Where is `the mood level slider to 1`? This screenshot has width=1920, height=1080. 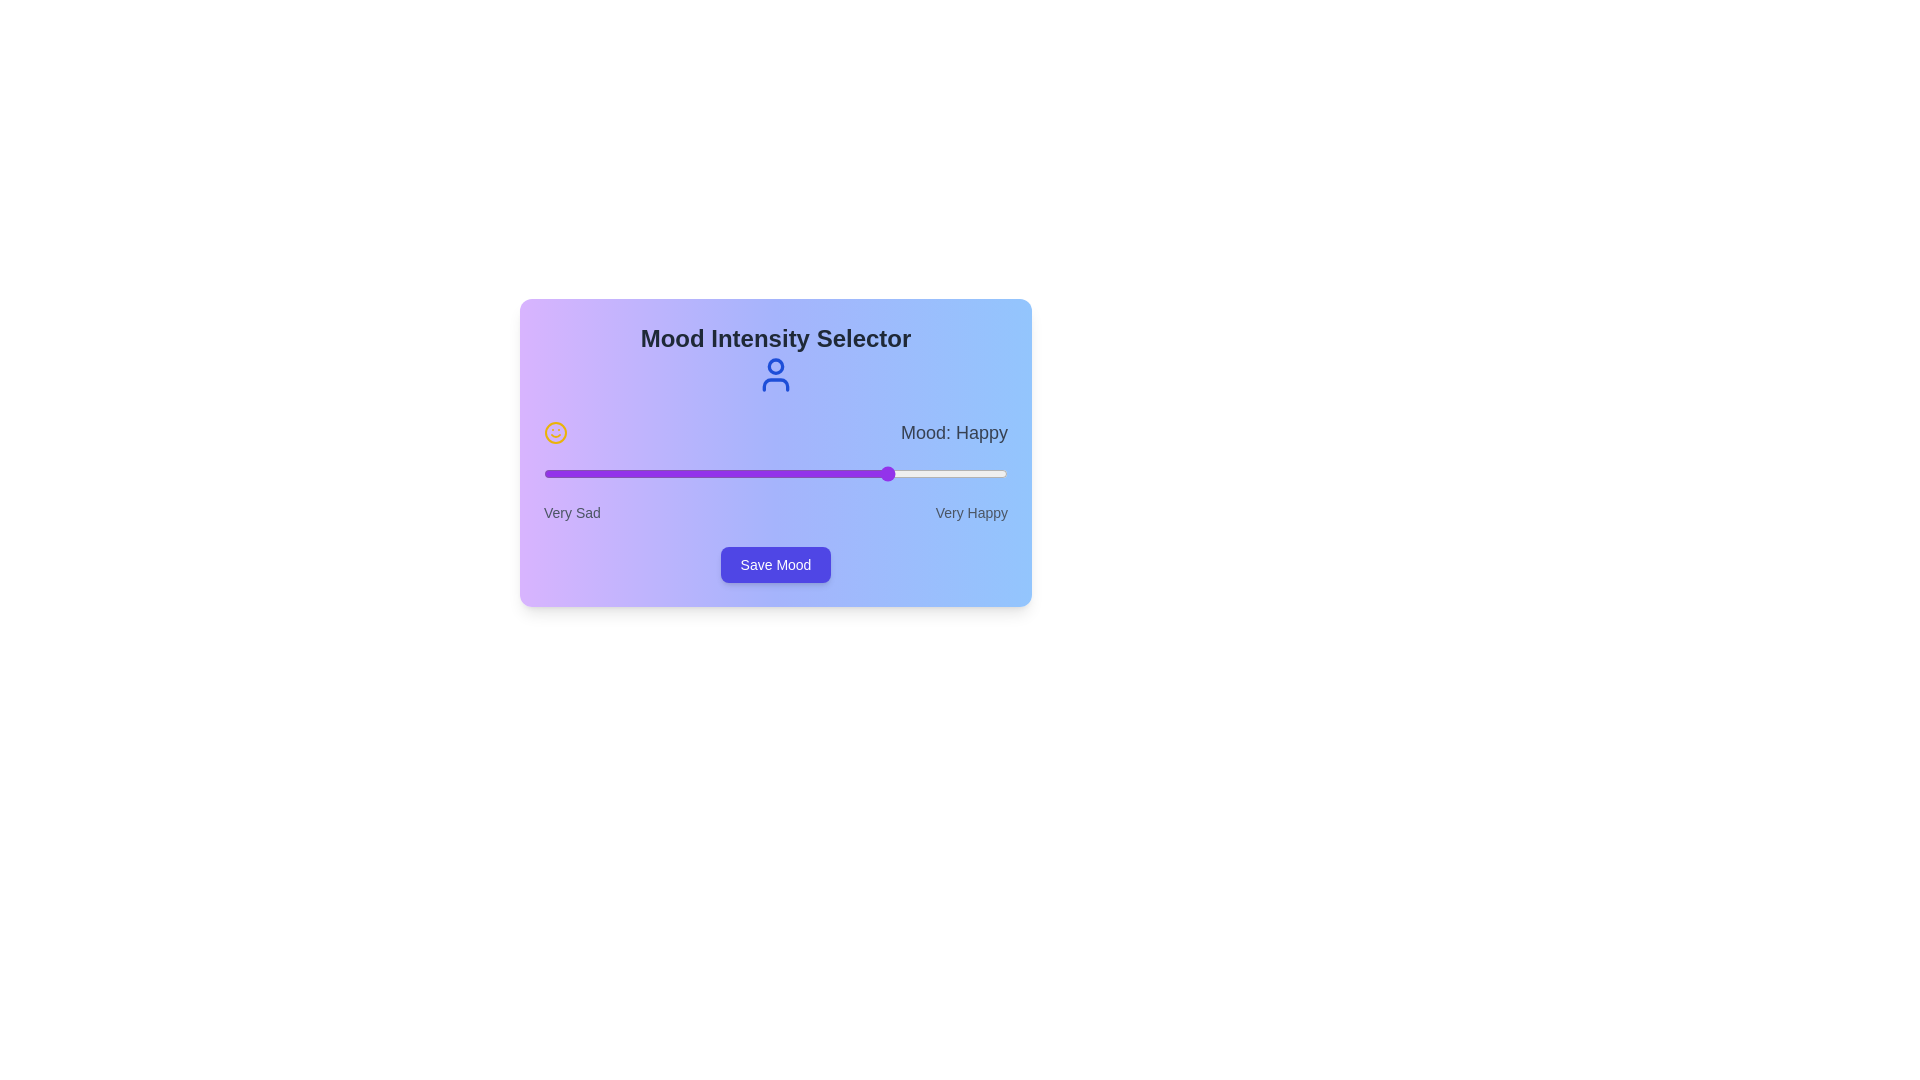 the mood level slider to 1 is located at coordinates (660, 474).